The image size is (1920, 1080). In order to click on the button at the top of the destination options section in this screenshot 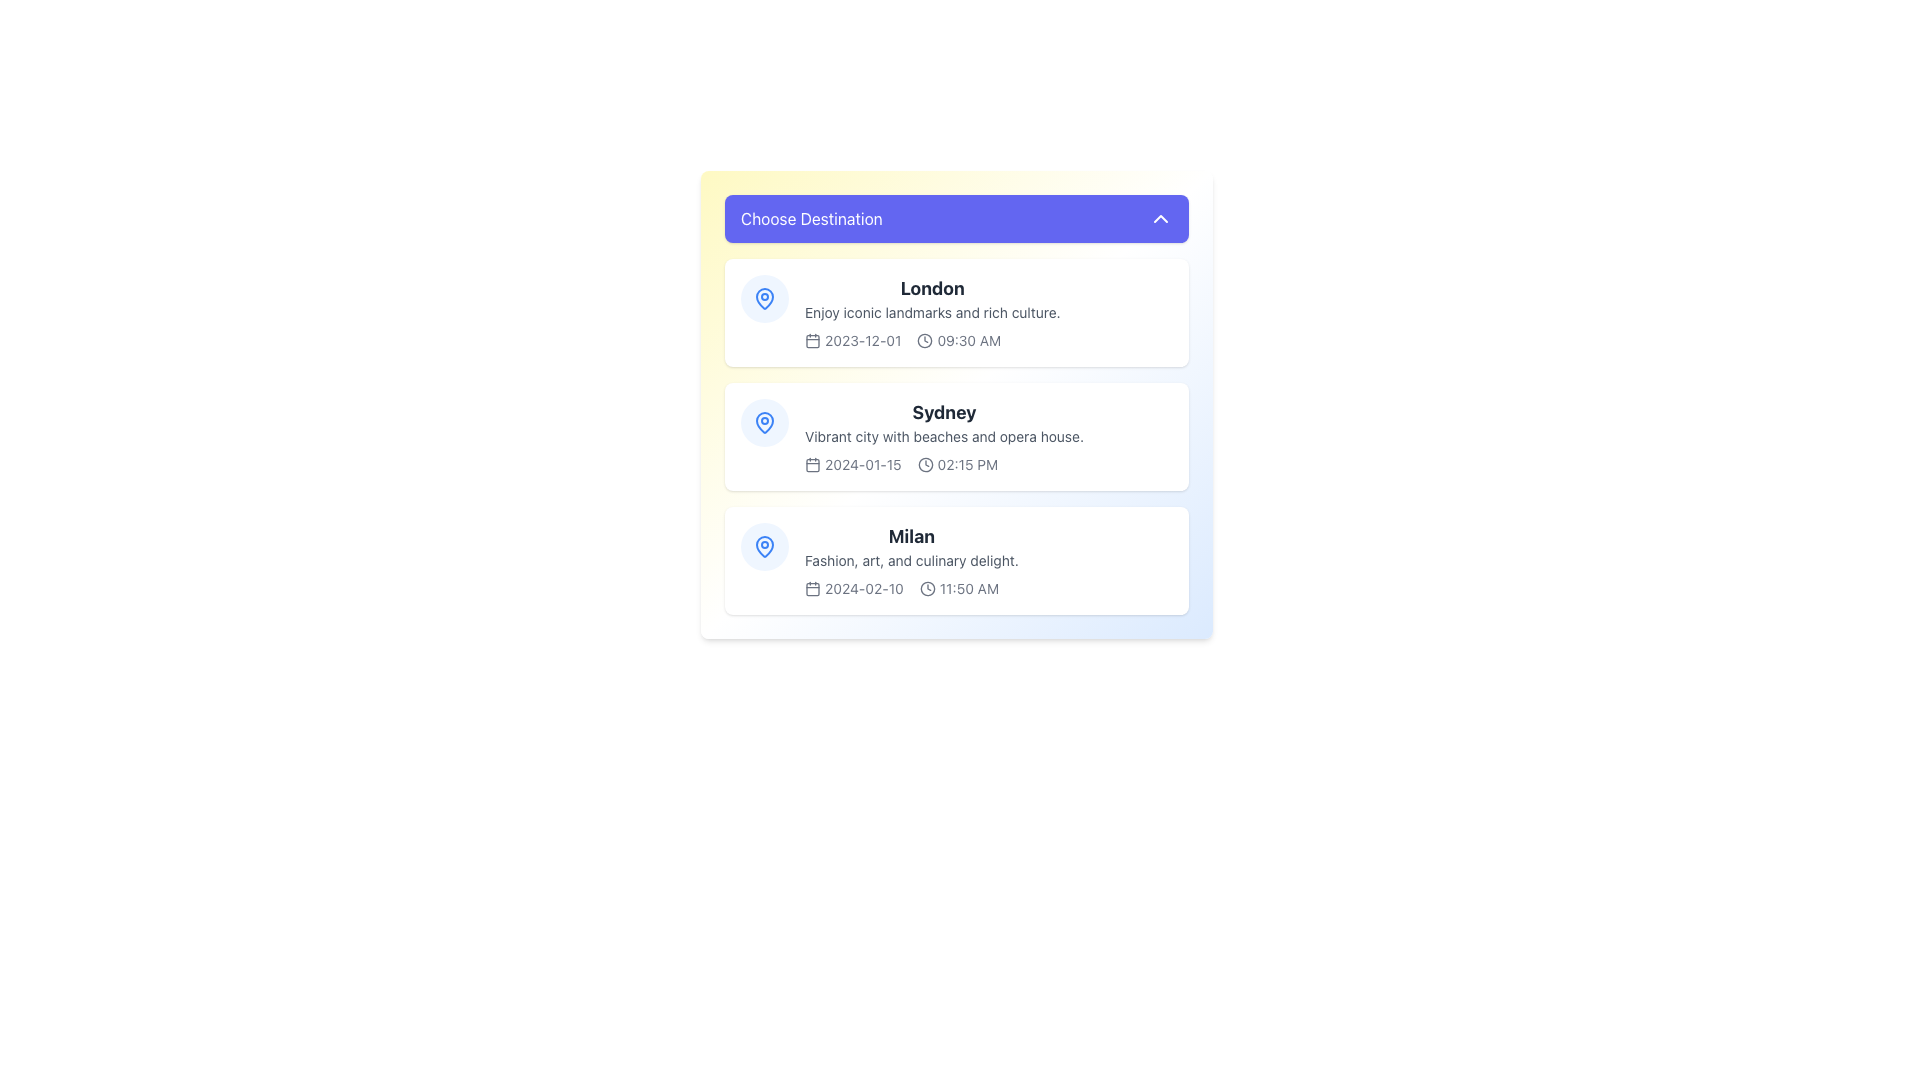, I will do `click(955, 219)`.